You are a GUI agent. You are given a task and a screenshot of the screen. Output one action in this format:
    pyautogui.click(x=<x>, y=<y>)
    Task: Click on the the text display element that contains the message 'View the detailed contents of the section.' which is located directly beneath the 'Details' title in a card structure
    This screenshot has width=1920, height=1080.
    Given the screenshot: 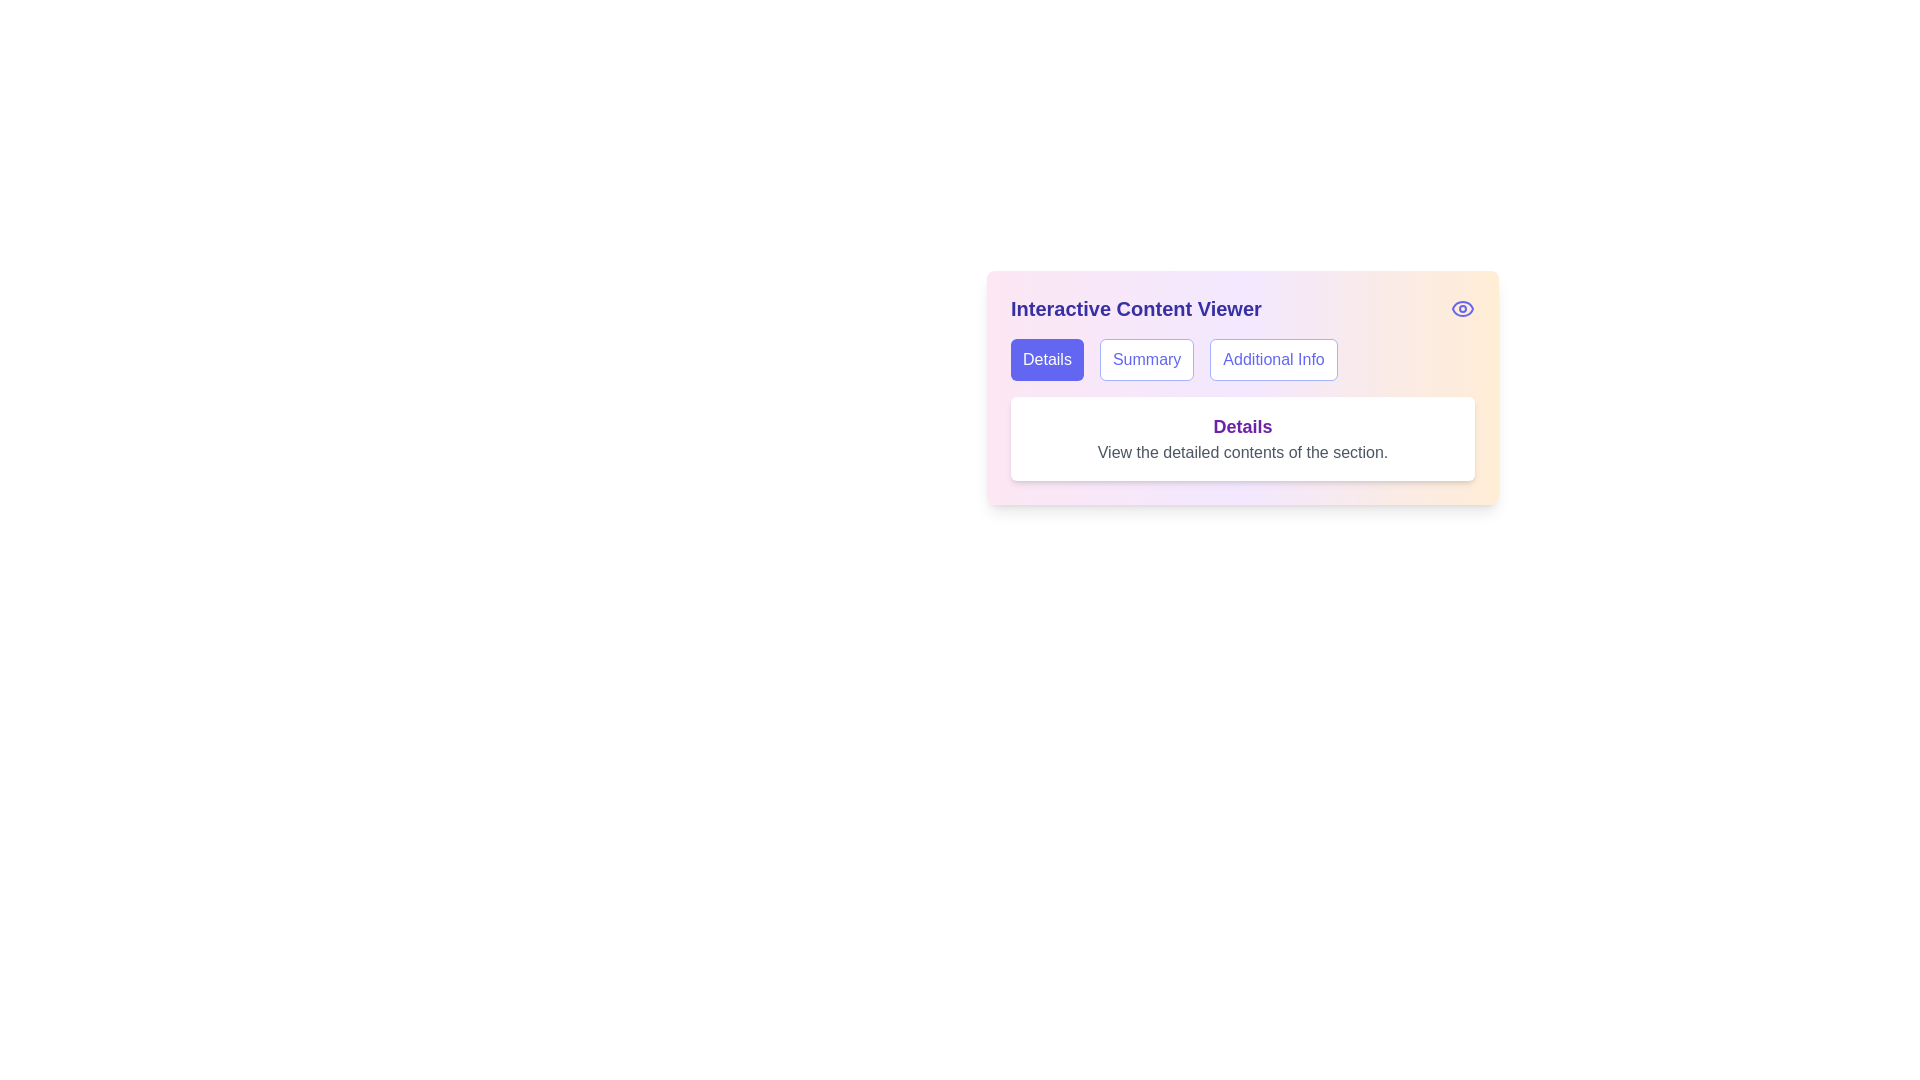 What is the action you would take?
    pyautogui.click(x=1242, y=452)
    